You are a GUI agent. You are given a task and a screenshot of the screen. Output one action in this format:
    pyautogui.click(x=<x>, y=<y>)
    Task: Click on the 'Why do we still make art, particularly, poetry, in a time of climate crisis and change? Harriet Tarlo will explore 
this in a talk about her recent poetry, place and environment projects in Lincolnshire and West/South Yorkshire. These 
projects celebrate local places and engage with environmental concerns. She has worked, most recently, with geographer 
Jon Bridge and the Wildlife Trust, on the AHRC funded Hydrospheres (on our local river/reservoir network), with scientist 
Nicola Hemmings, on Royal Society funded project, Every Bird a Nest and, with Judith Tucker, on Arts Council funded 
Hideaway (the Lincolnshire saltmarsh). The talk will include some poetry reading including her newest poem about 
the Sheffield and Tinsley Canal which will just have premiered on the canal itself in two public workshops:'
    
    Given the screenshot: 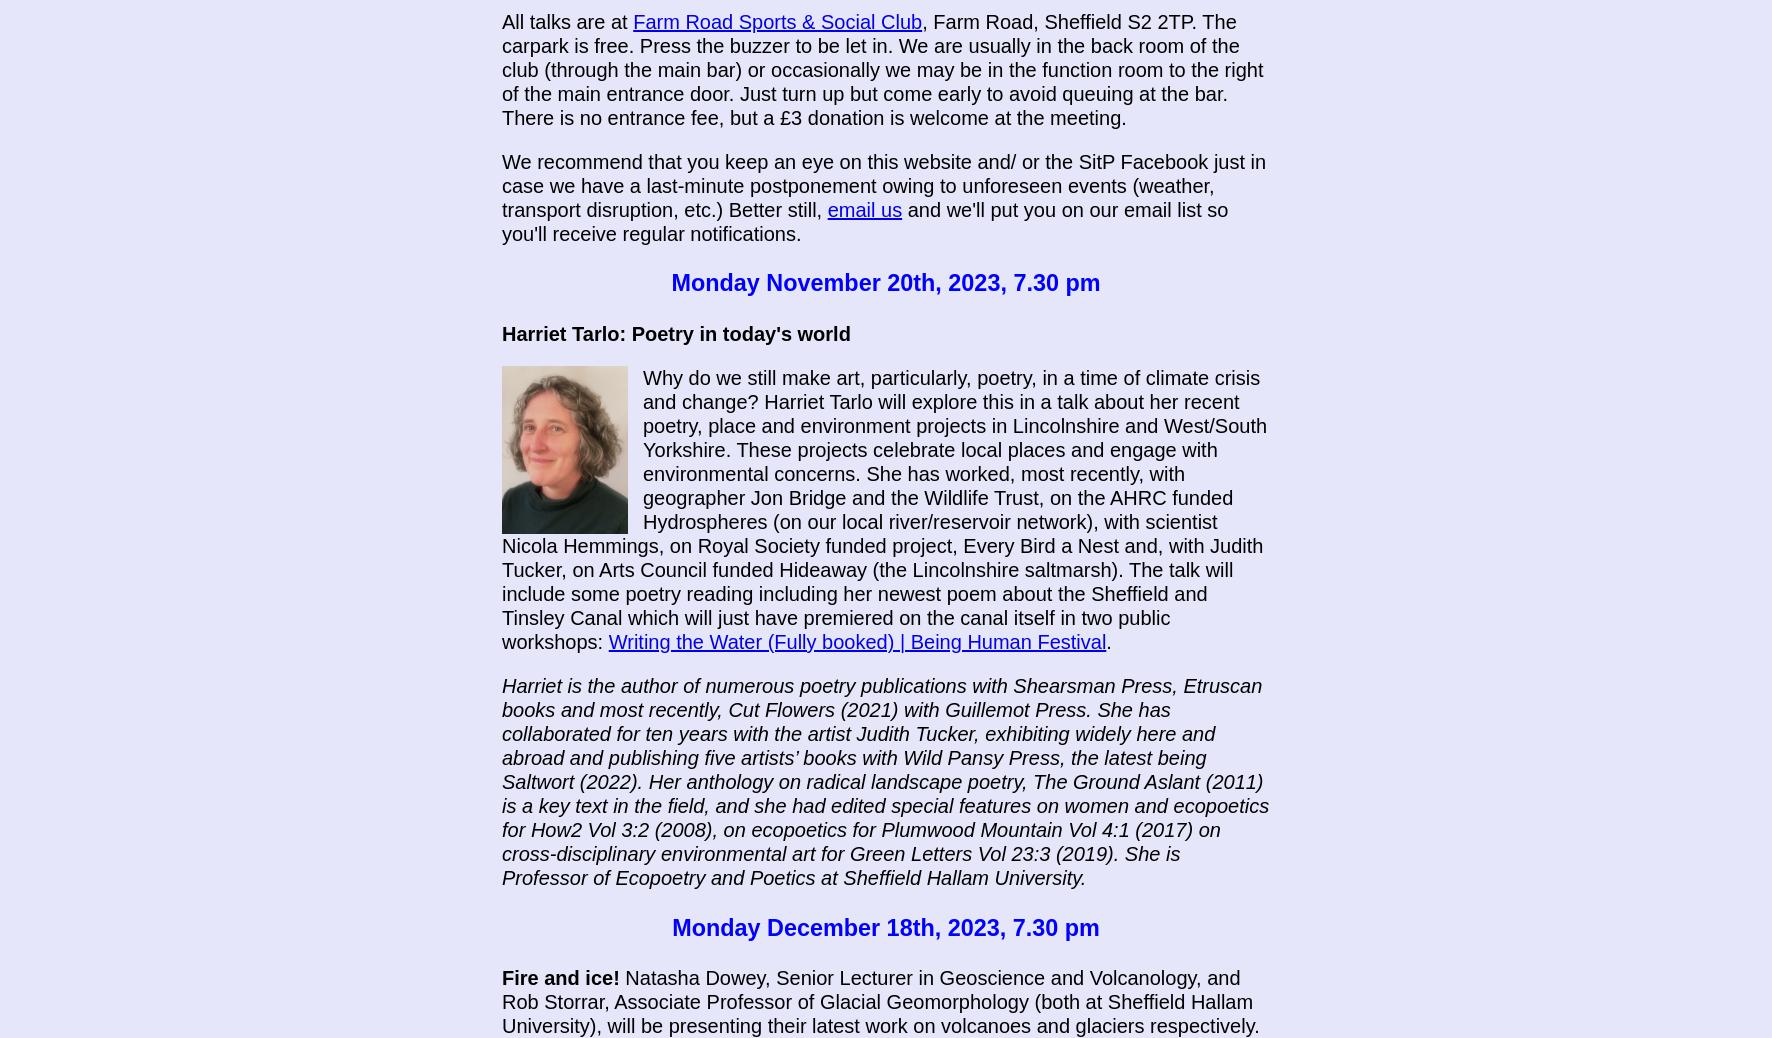 What is the action you would take?
    pyautogui.click(x=884, y=509)
    